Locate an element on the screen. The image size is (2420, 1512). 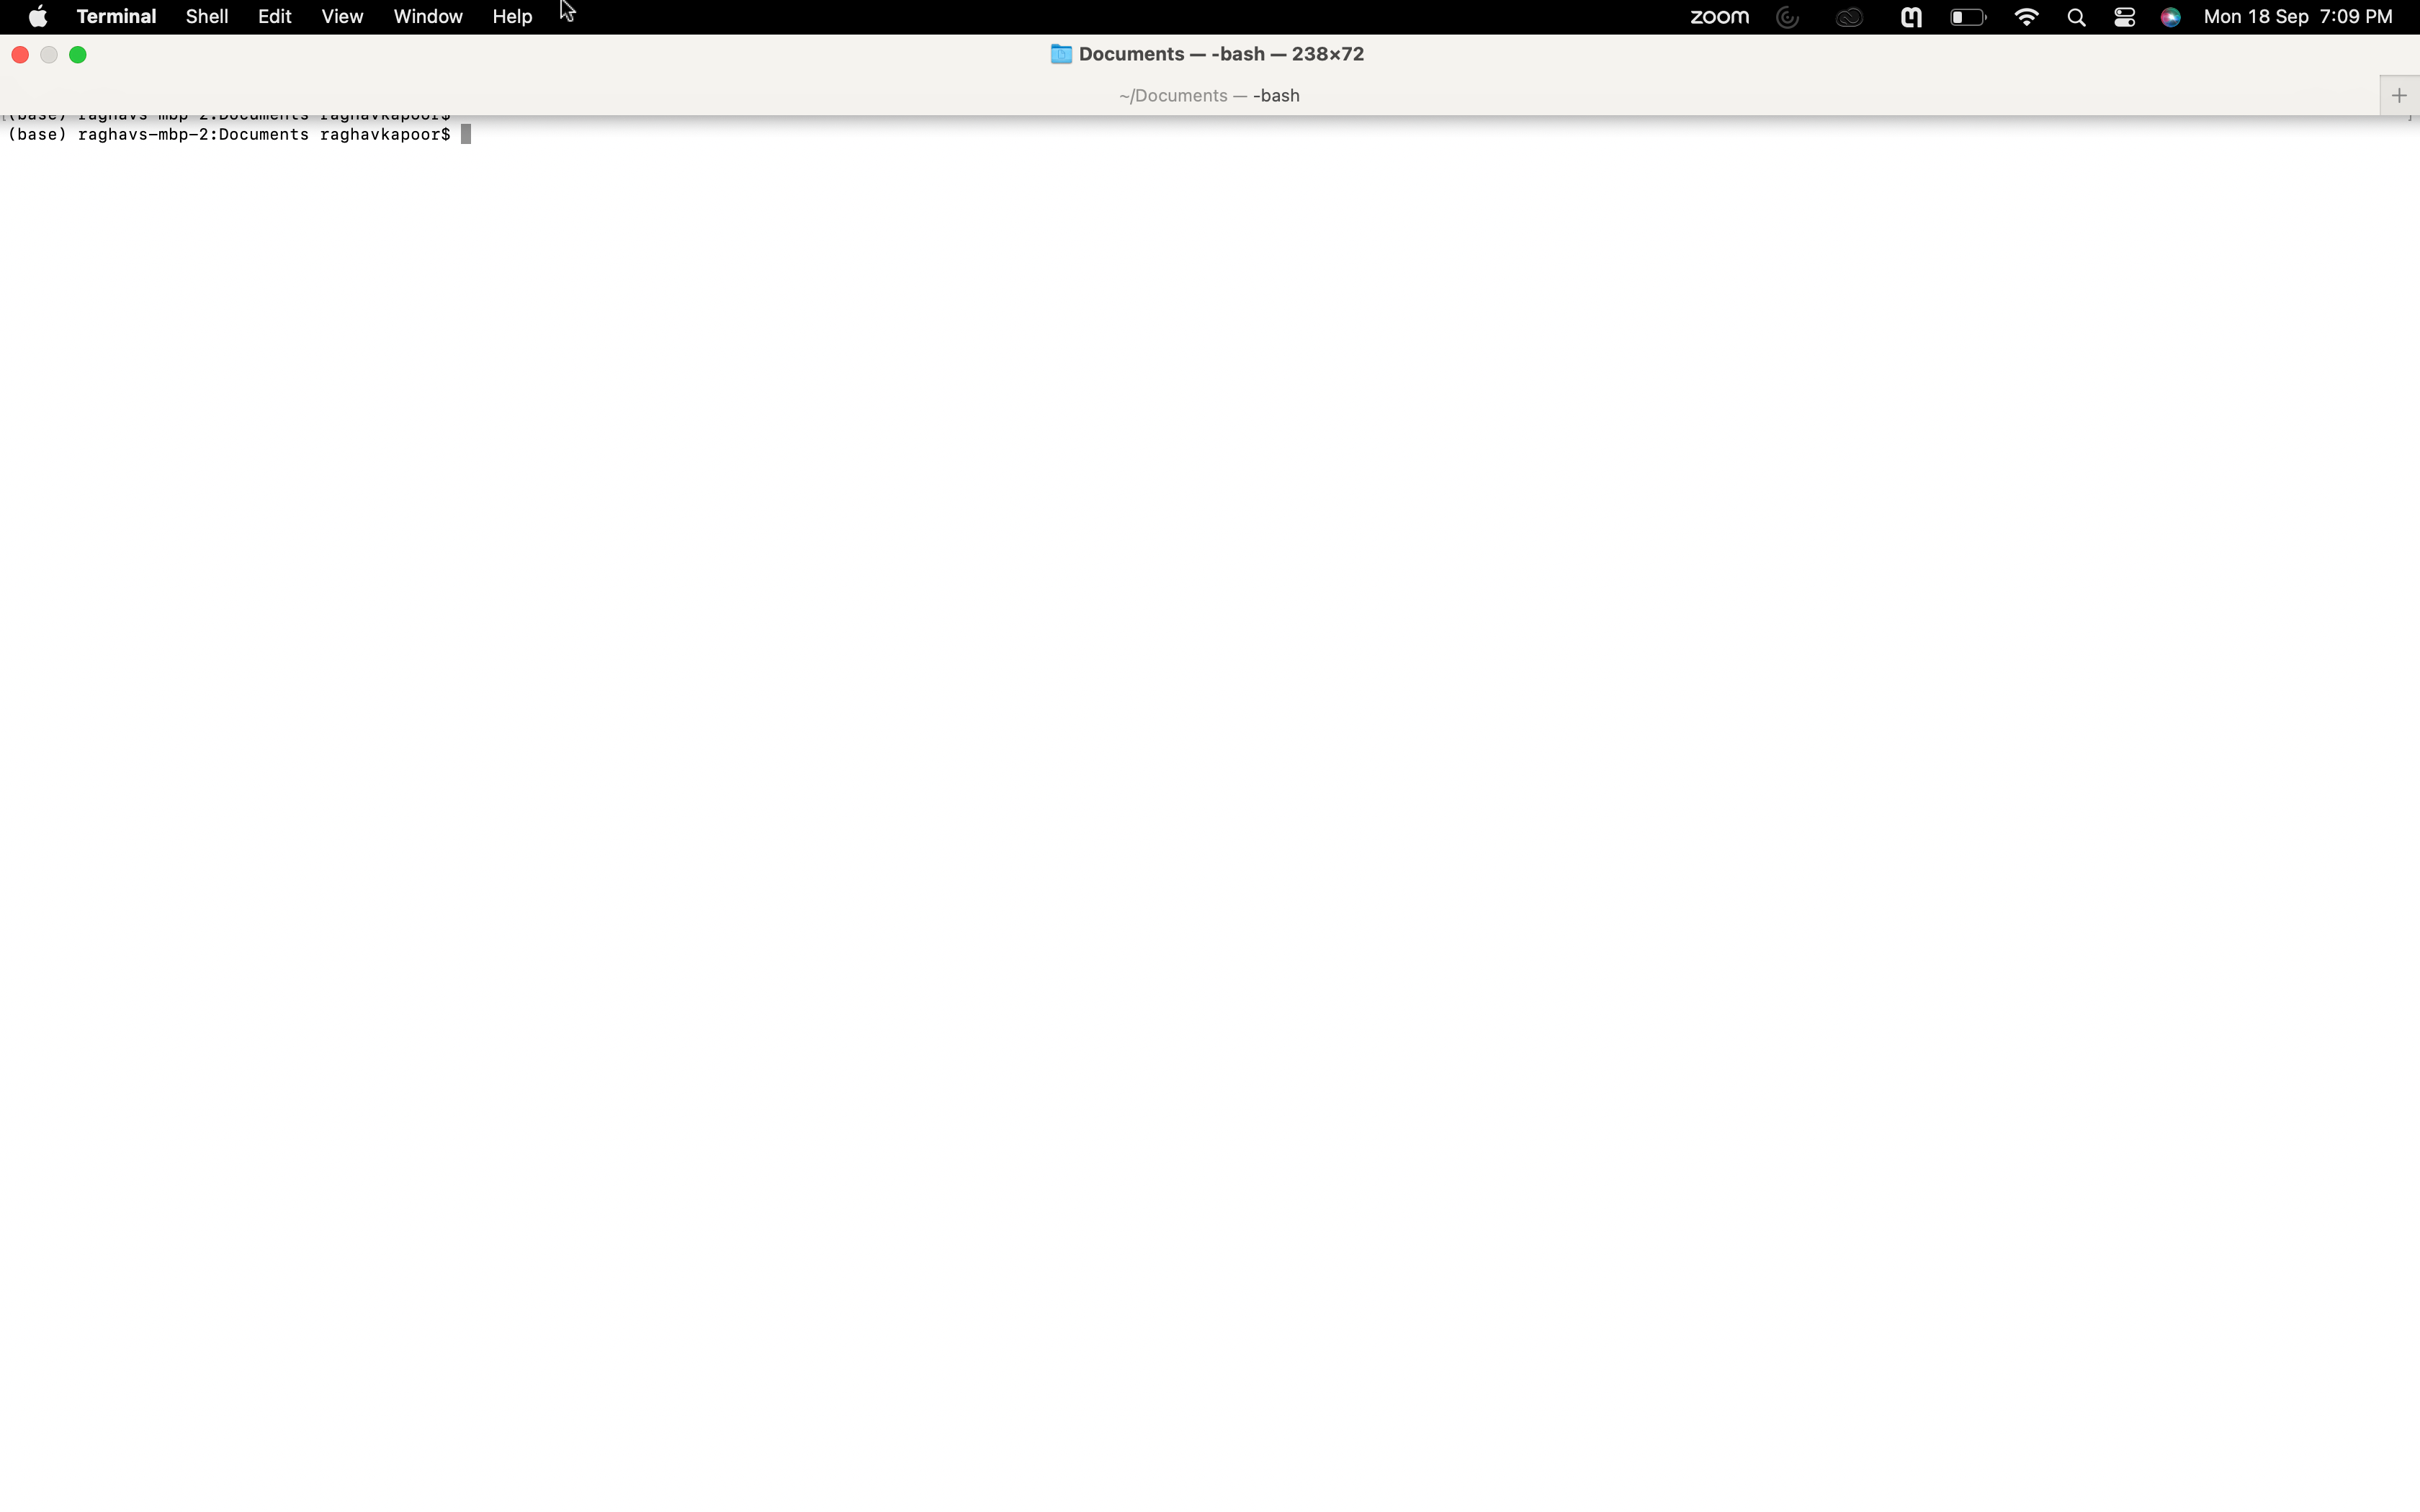
Do split pane using the view option on top is located at coordinates (341, 16).